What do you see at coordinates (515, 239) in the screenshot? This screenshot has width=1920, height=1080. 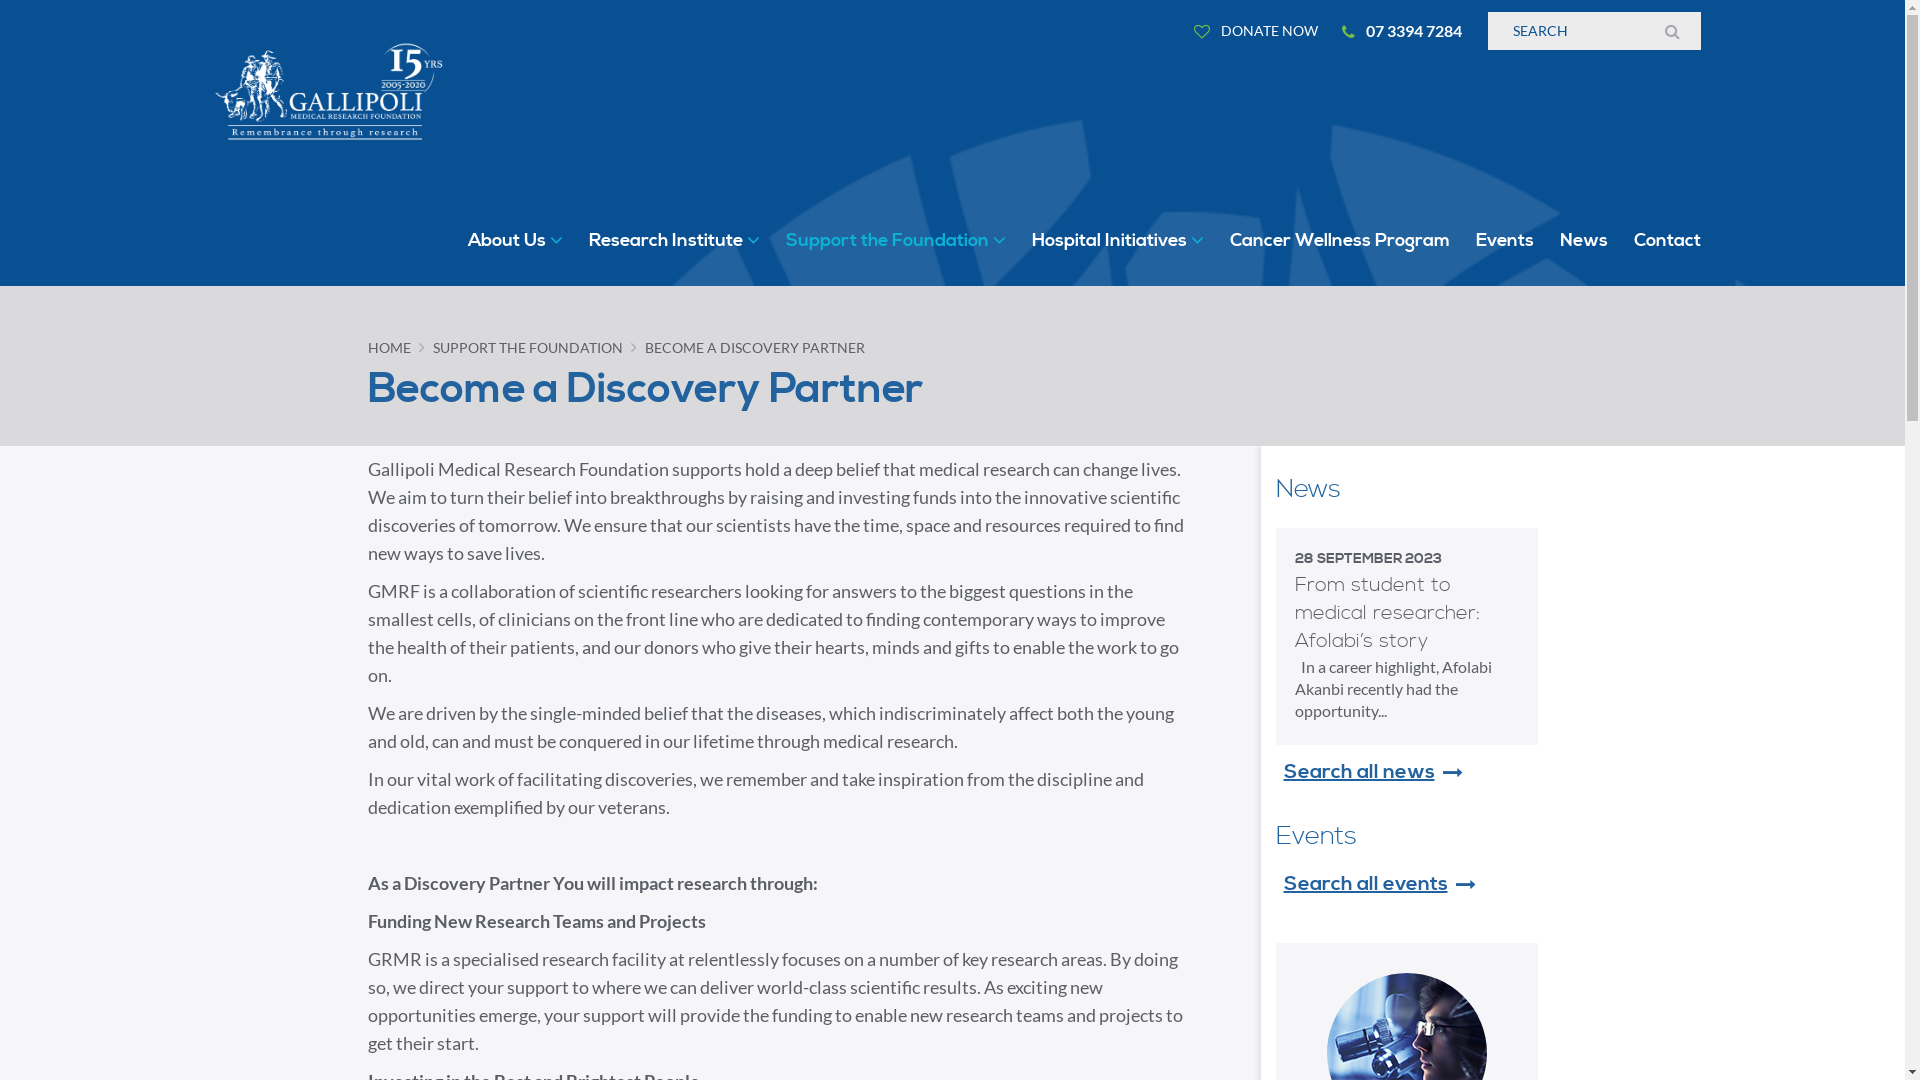 I see `'About Us'` at bounding box center [515, 239].